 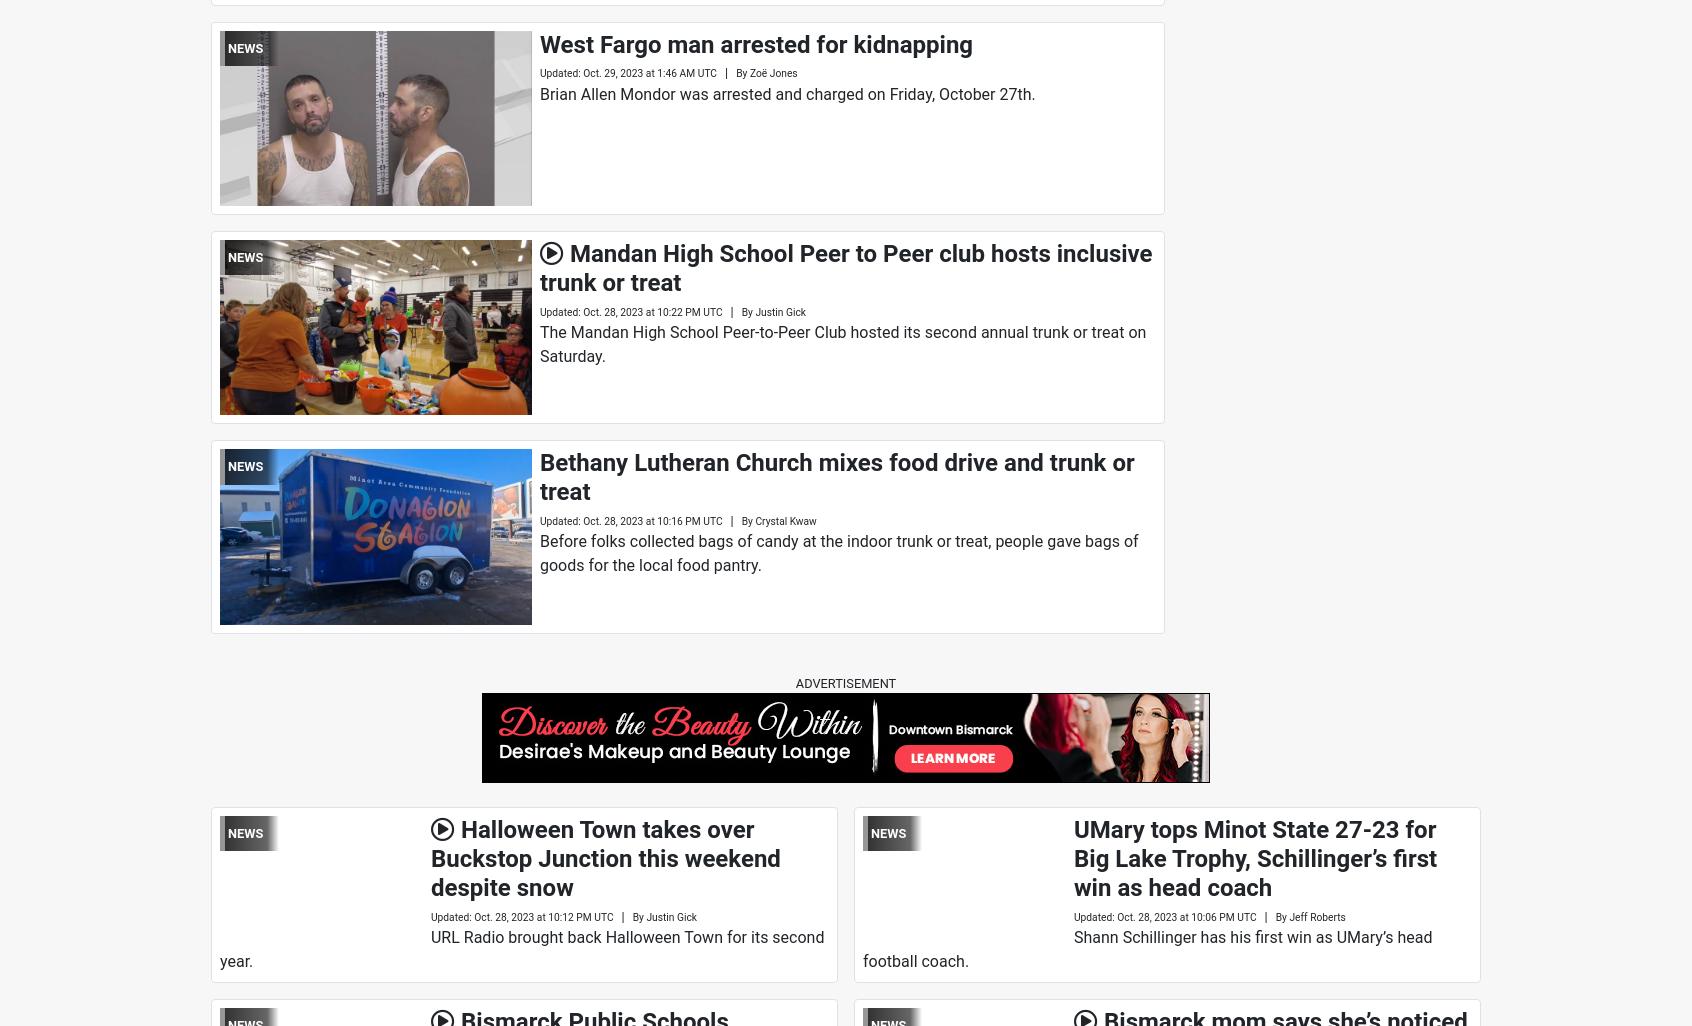 I want to click on 'URL Radio brought back Halloween Town for its second year.', so click(x=521, y=948).